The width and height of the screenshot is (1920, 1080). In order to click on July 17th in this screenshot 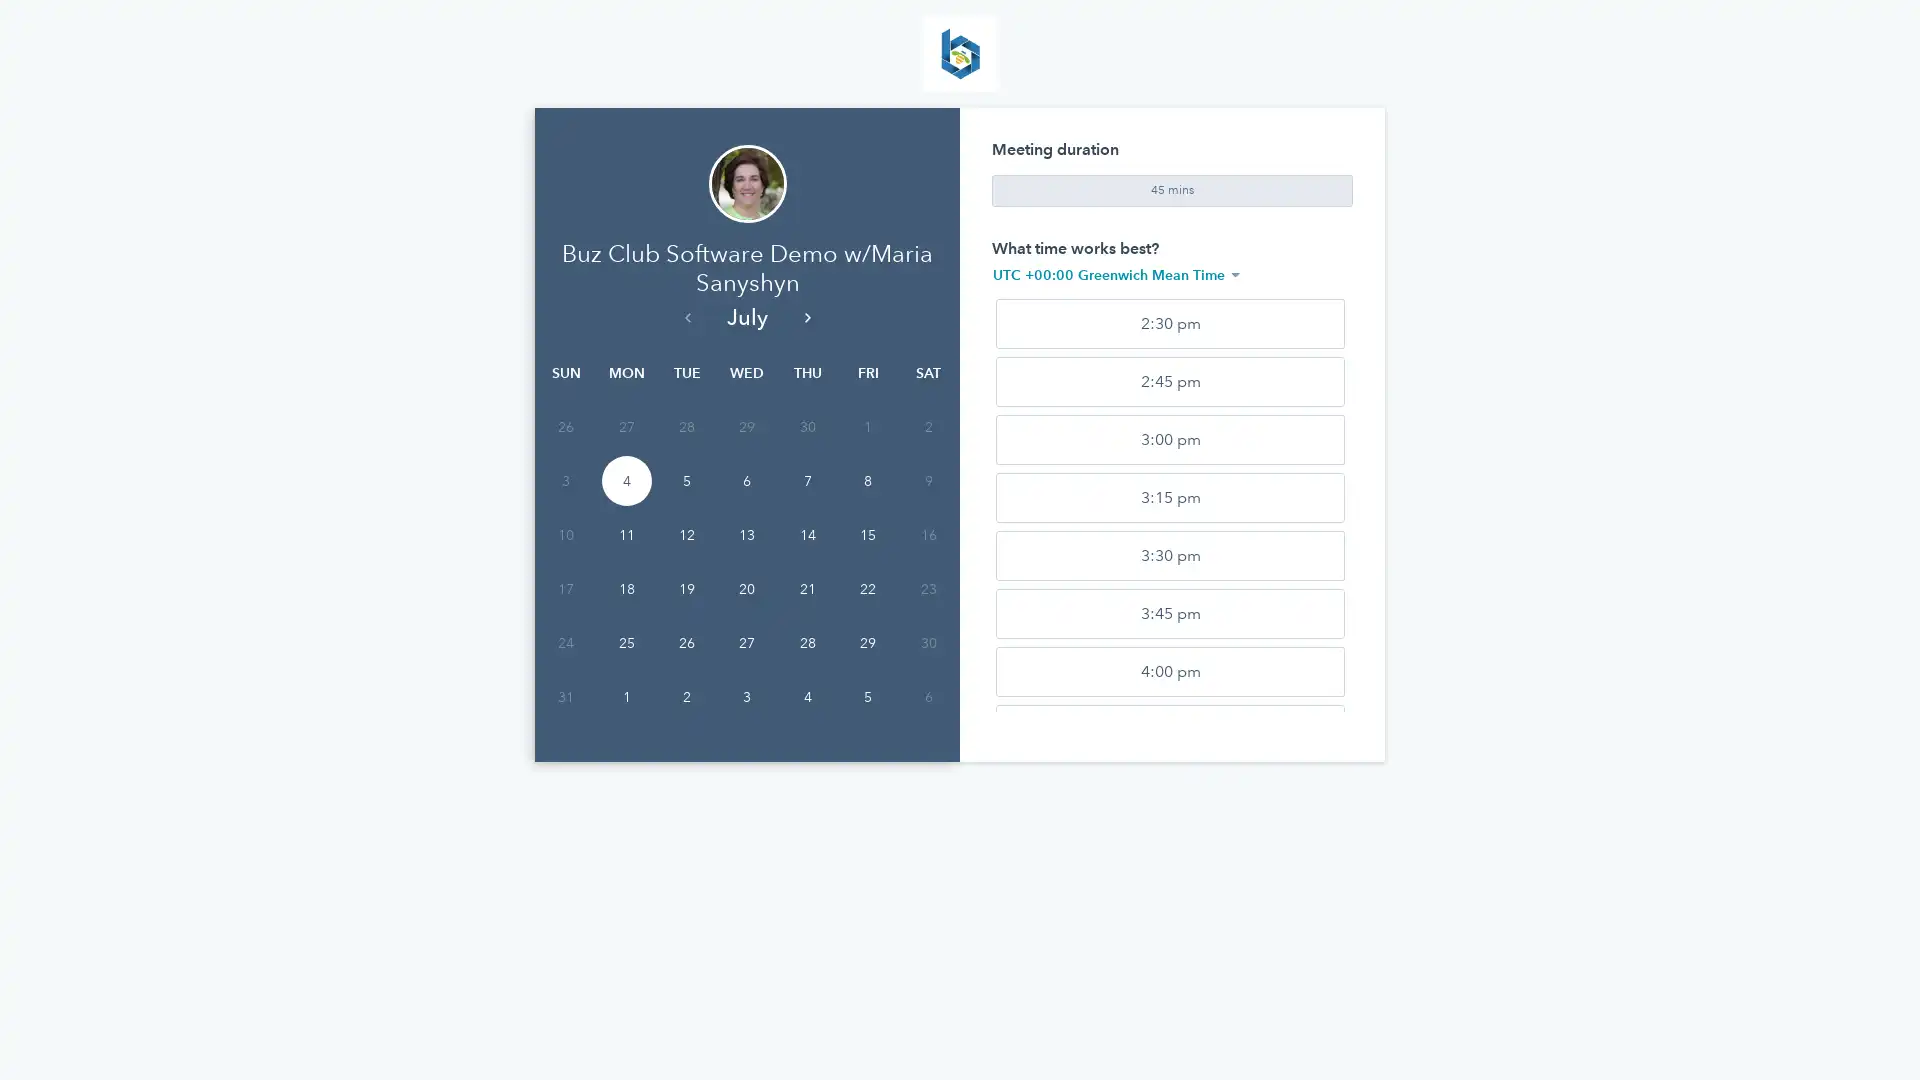, I will do `click(565, 588)`.